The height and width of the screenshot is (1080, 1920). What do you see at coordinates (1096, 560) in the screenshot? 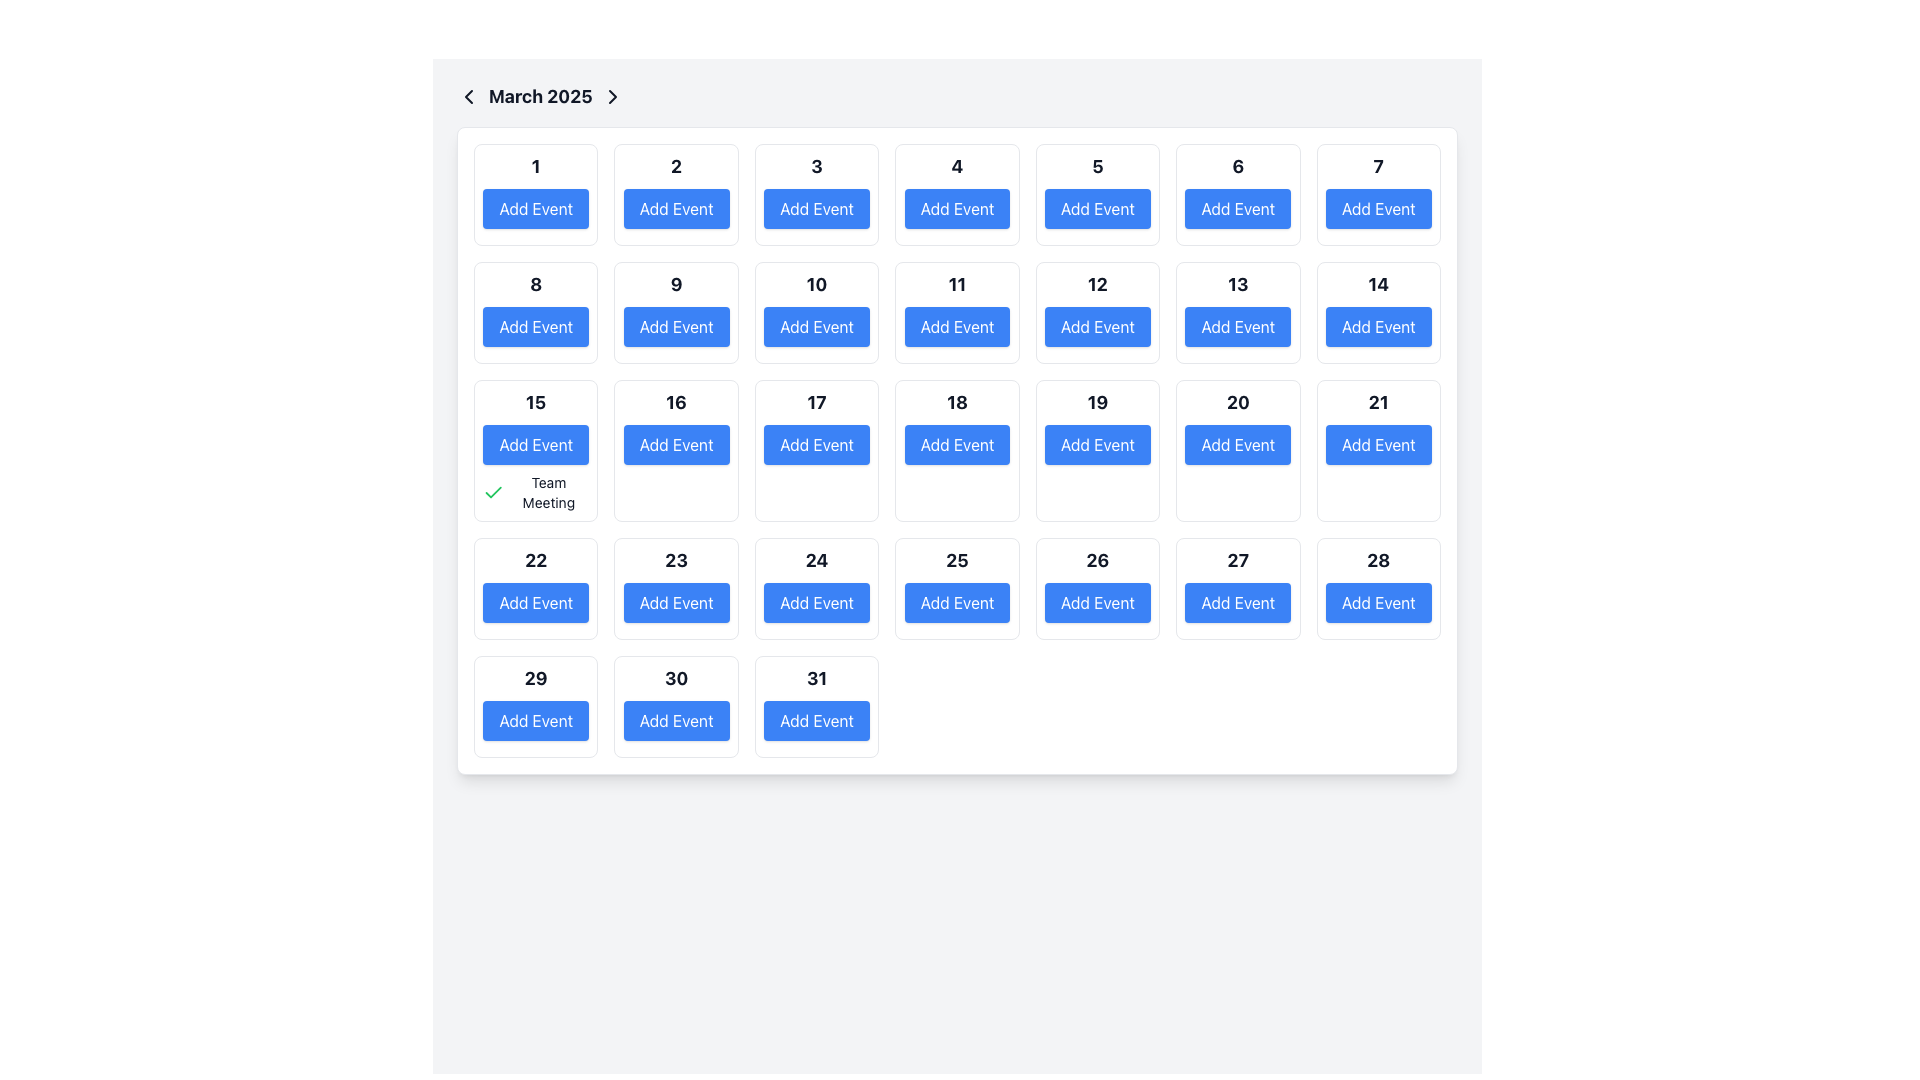
I see `the bolded number '26' displayed in a larger font size, which is centrally positioned in the fourth row and fifth column of a calendar grid for March 2025` at bounding box center [1096, 560].